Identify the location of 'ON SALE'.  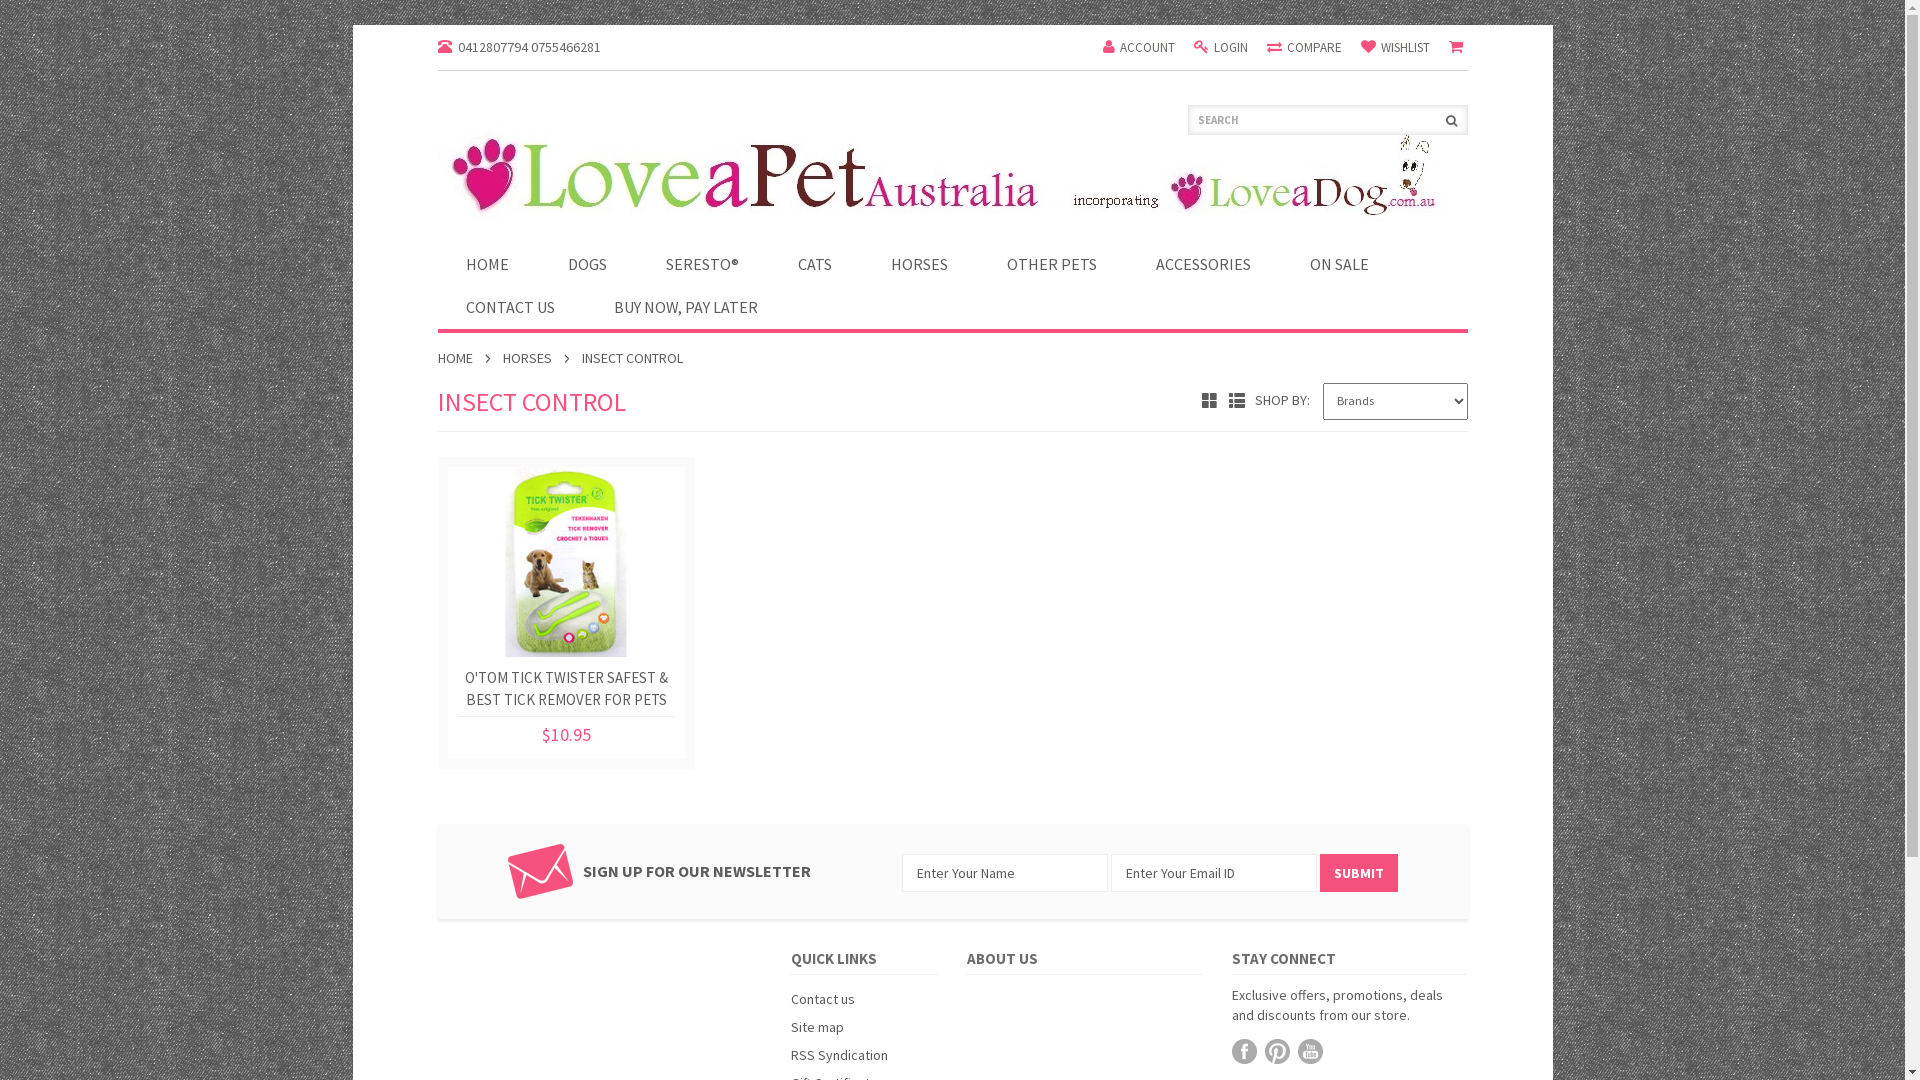
(1339, 263).